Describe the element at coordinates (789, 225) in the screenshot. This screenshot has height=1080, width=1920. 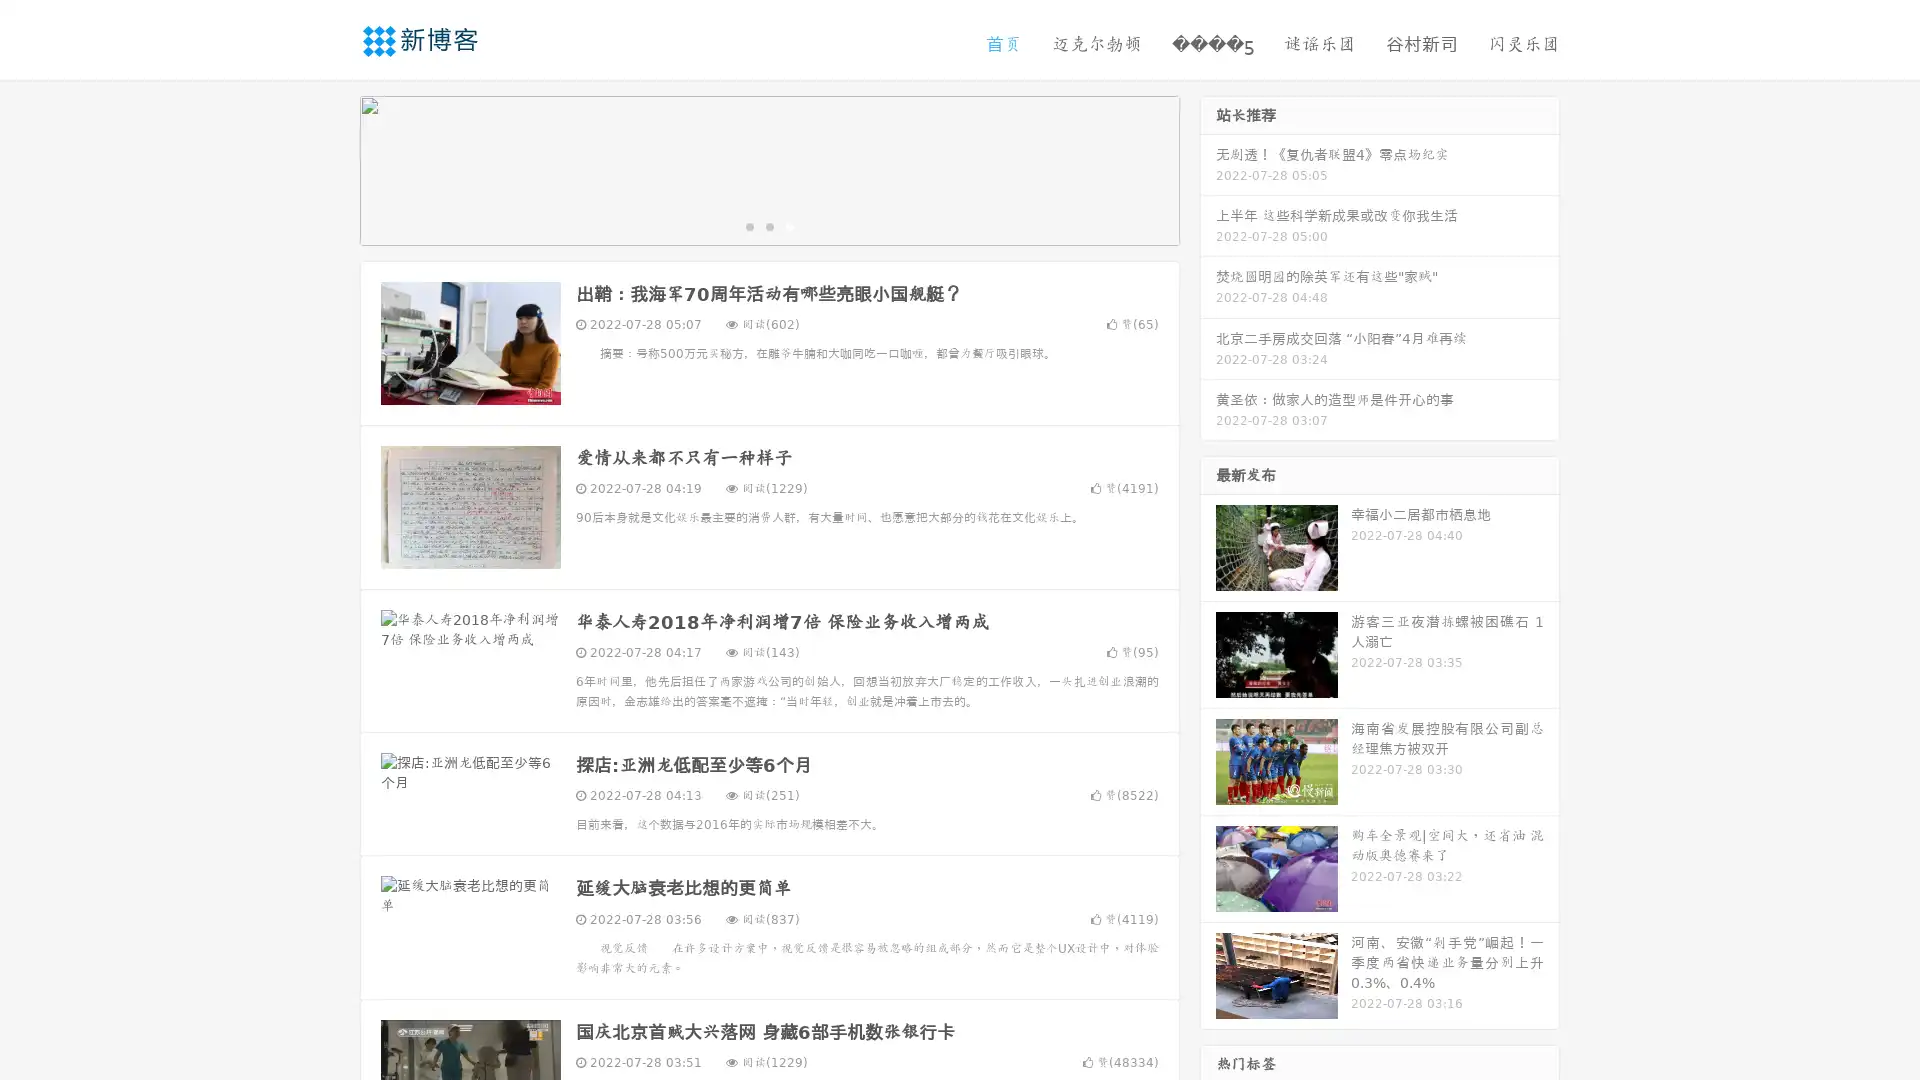
I see `Go to slide 3` at that location.